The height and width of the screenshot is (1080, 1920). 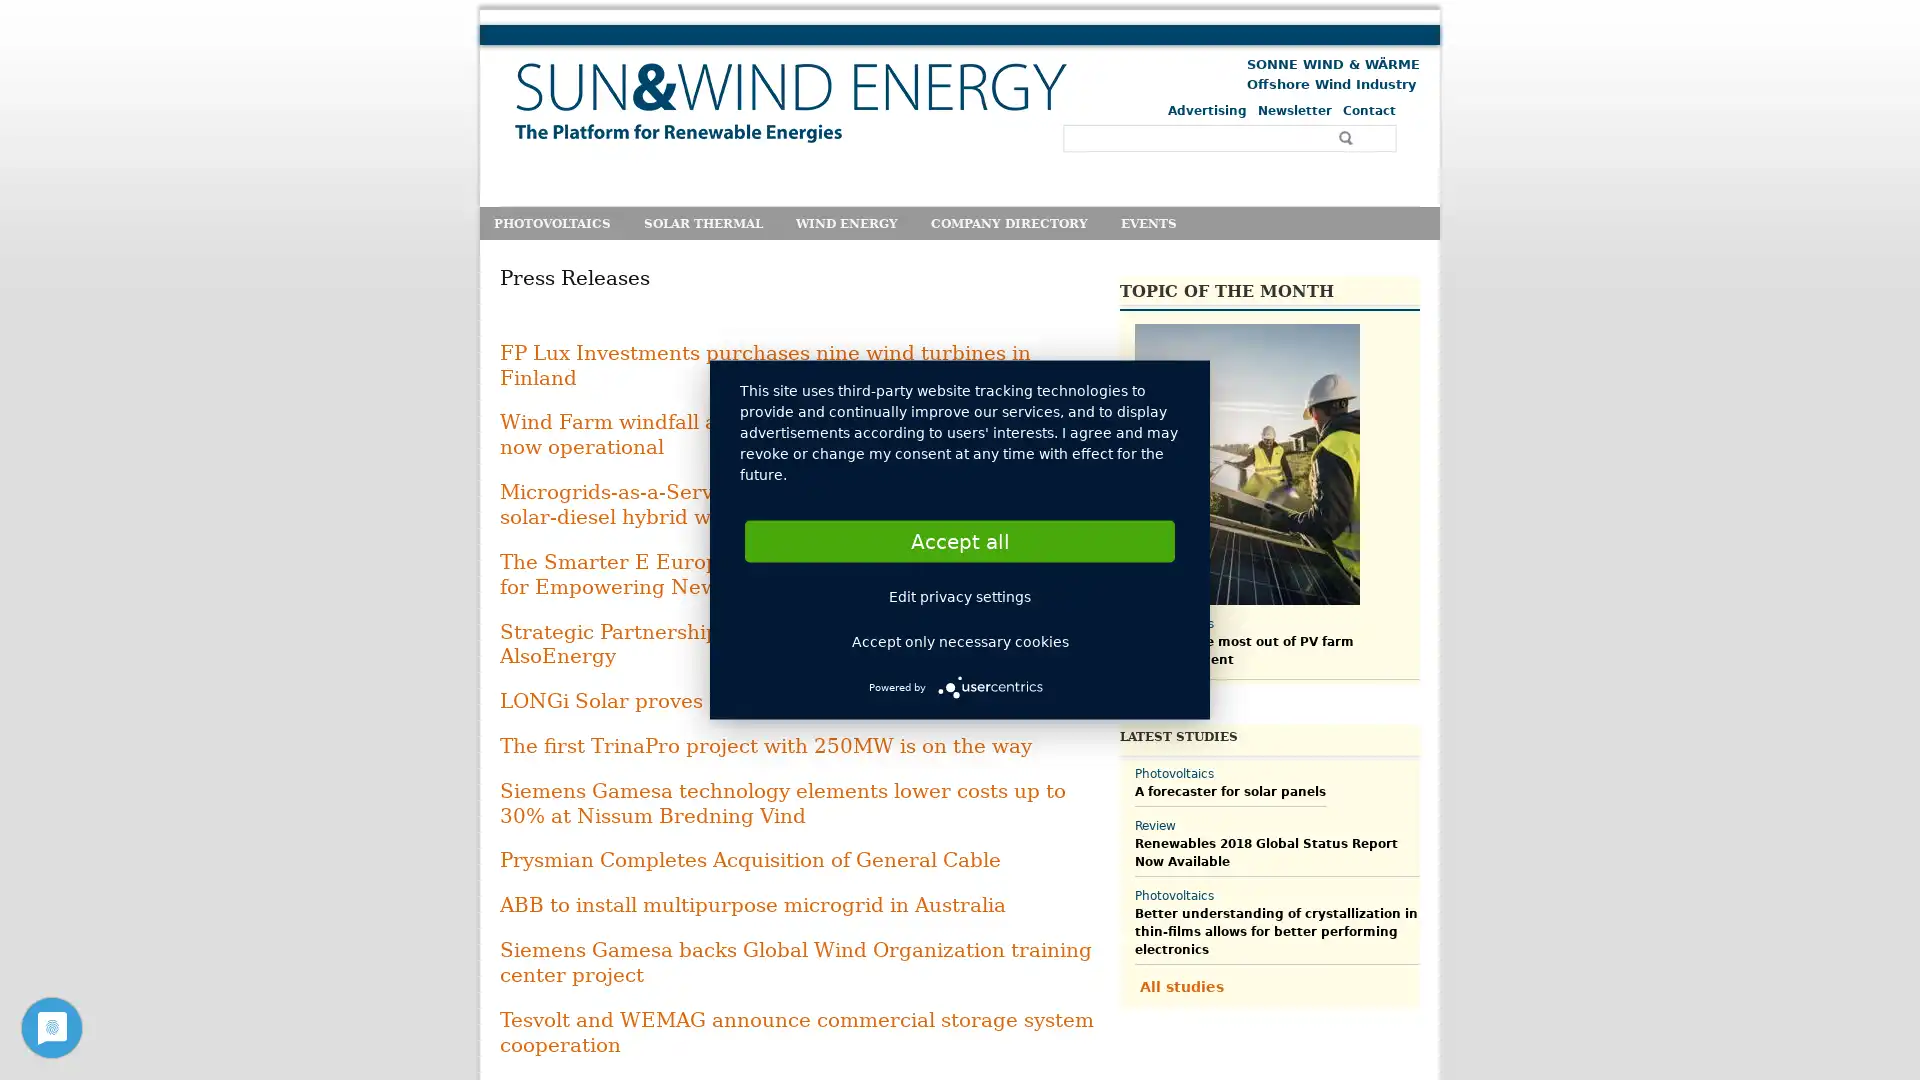 What do you see at coordinates (960, 540) in the screenshot?
I see `Accept` at bounding box center [960, 540].